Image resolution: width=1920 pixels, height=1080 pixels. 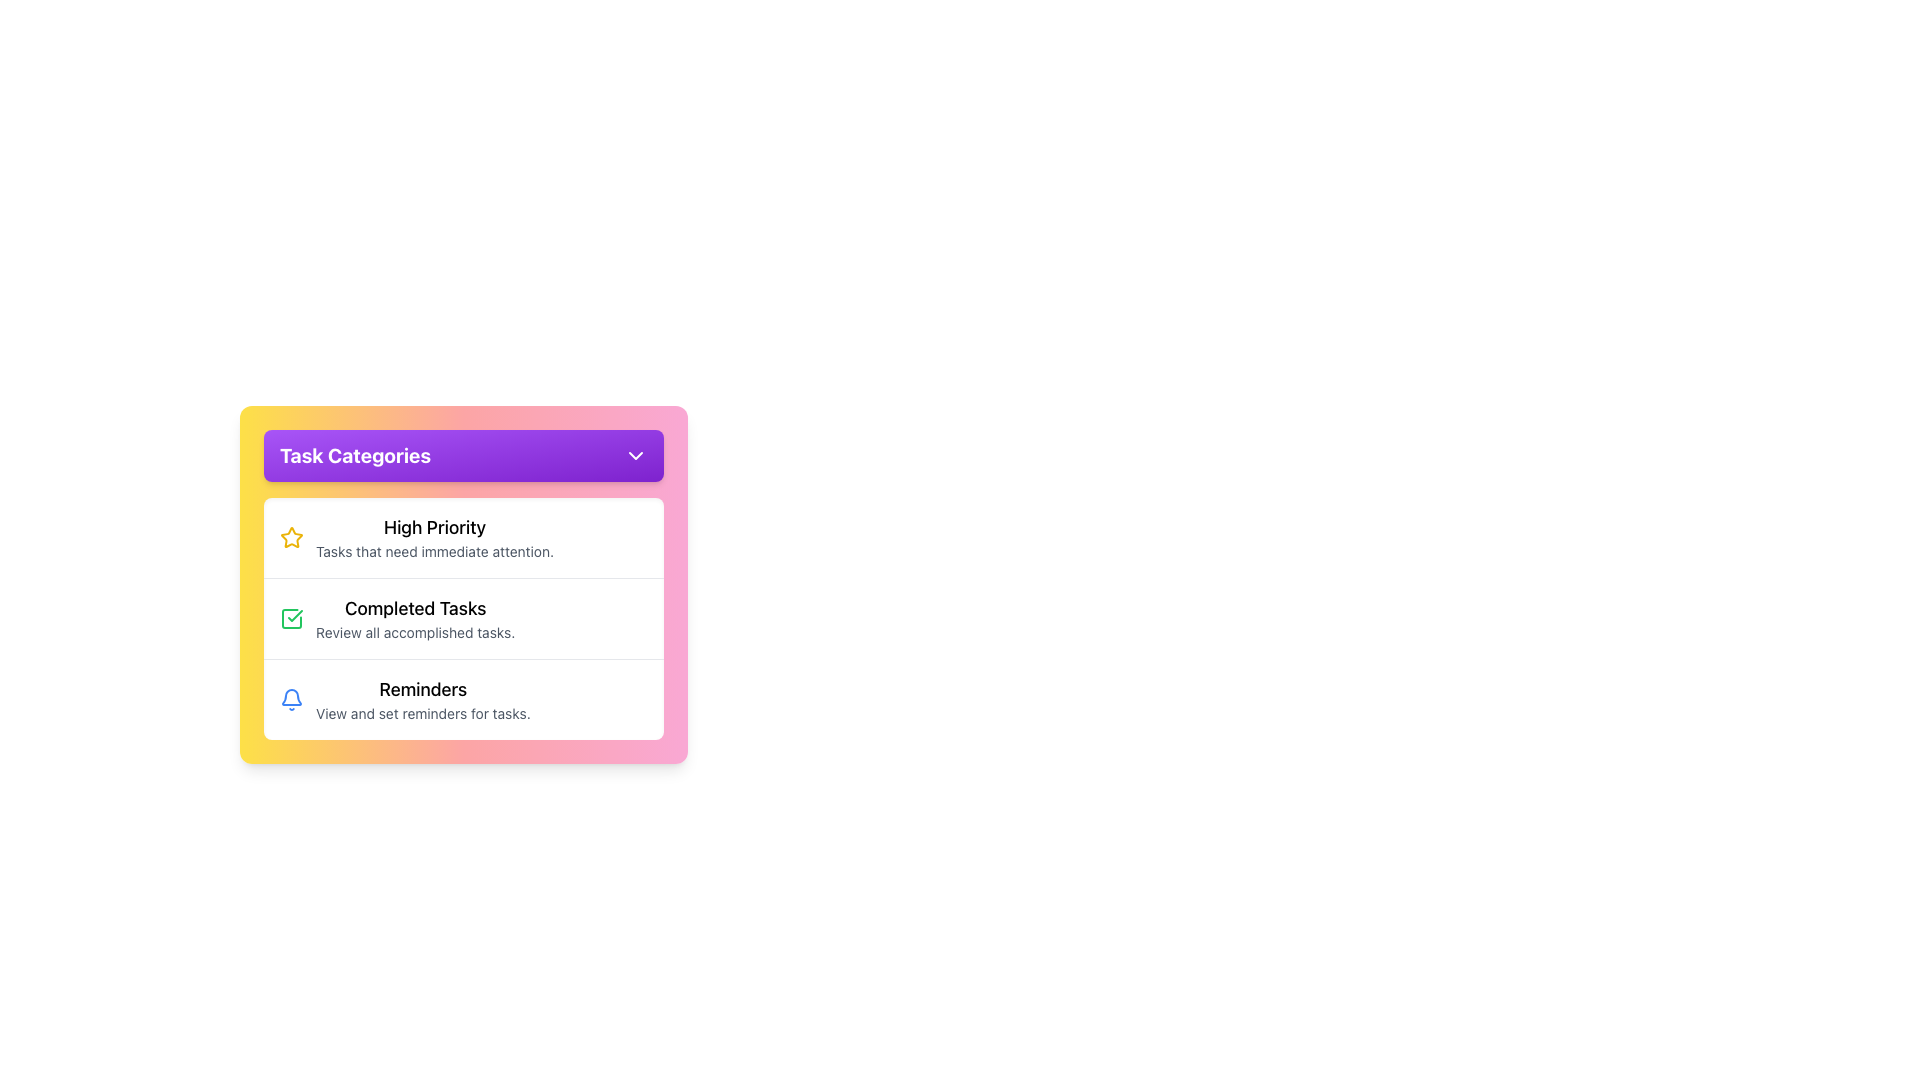 What do you see at coordinates (434, 551) in the screenshot?
I see `the descriptive text located directly below the 'High Priority' label in the 'Task Categories' section of the card-like structure` at bounding box center [434, 551].